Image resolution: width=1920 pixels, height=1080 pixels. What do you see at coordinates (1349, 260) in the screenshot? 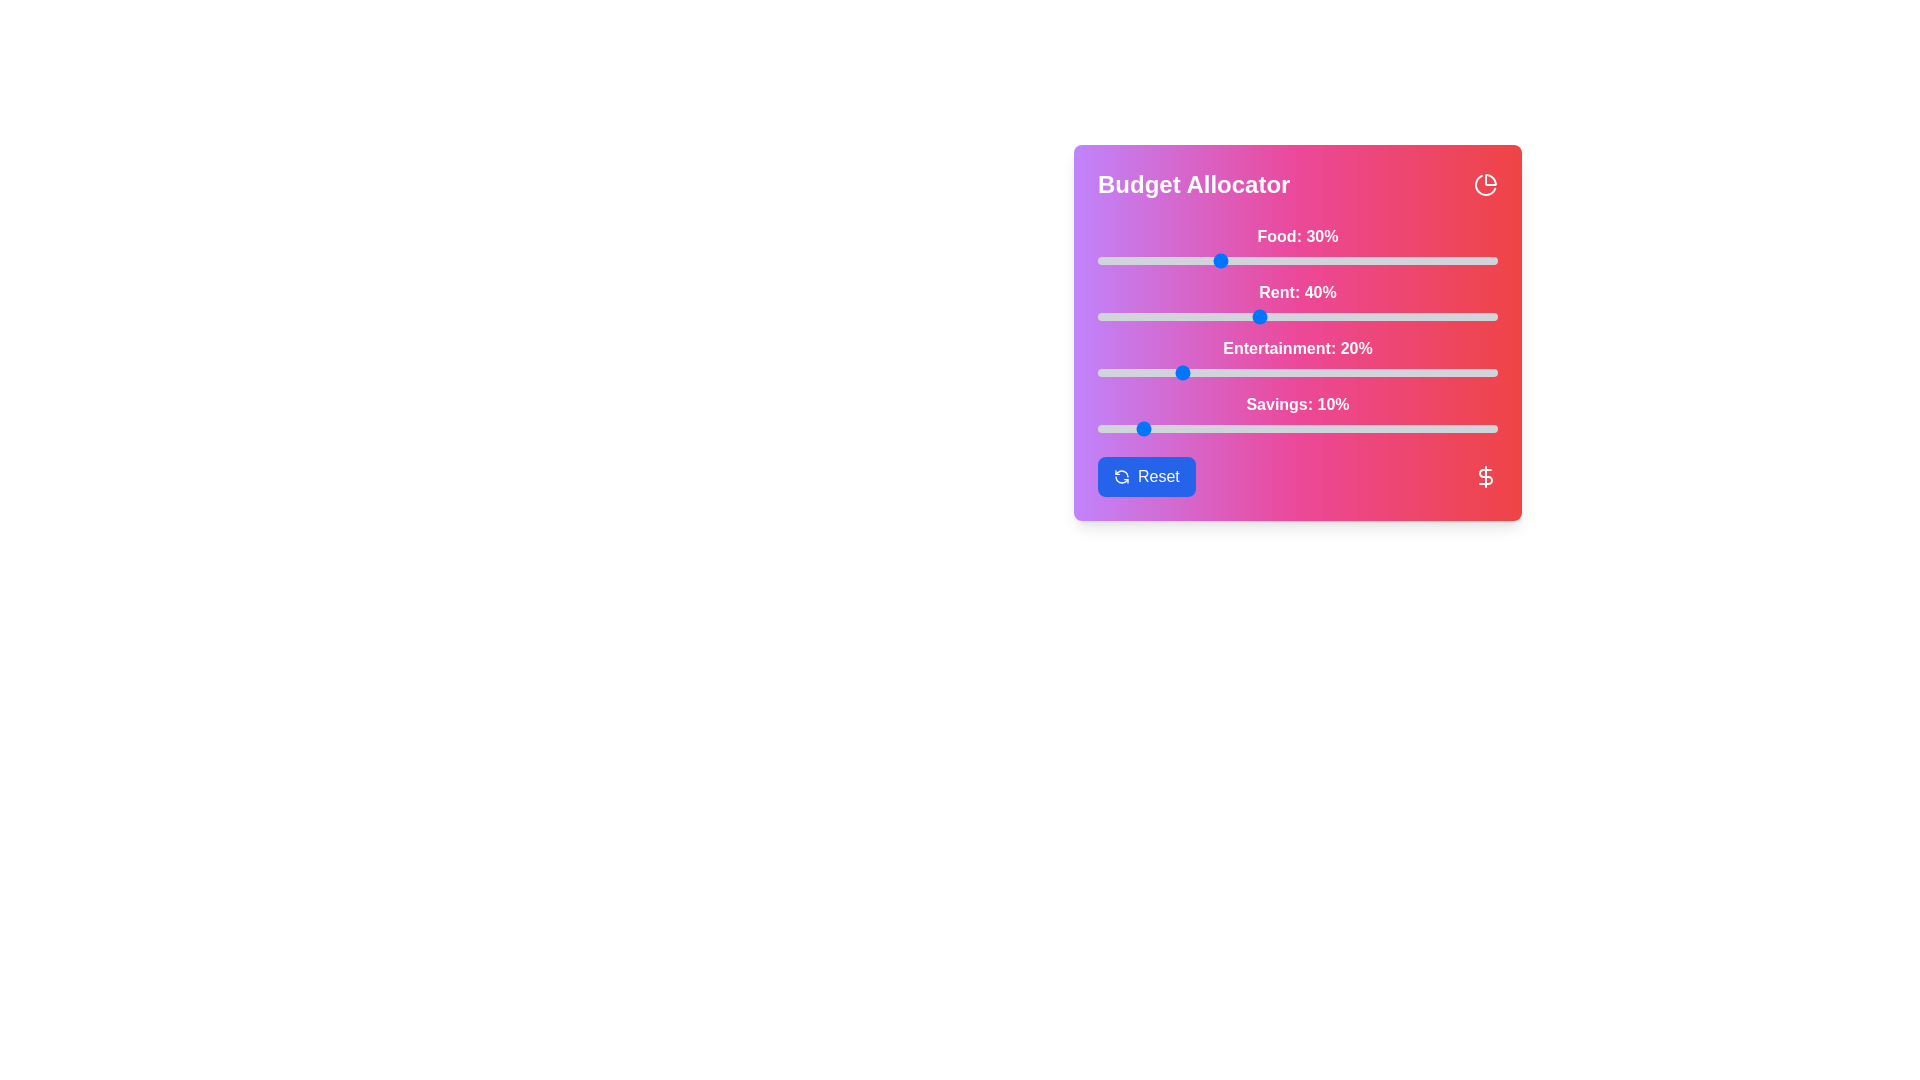
I see `the 'Food' budget slider` at bounding box center [1349, 260].